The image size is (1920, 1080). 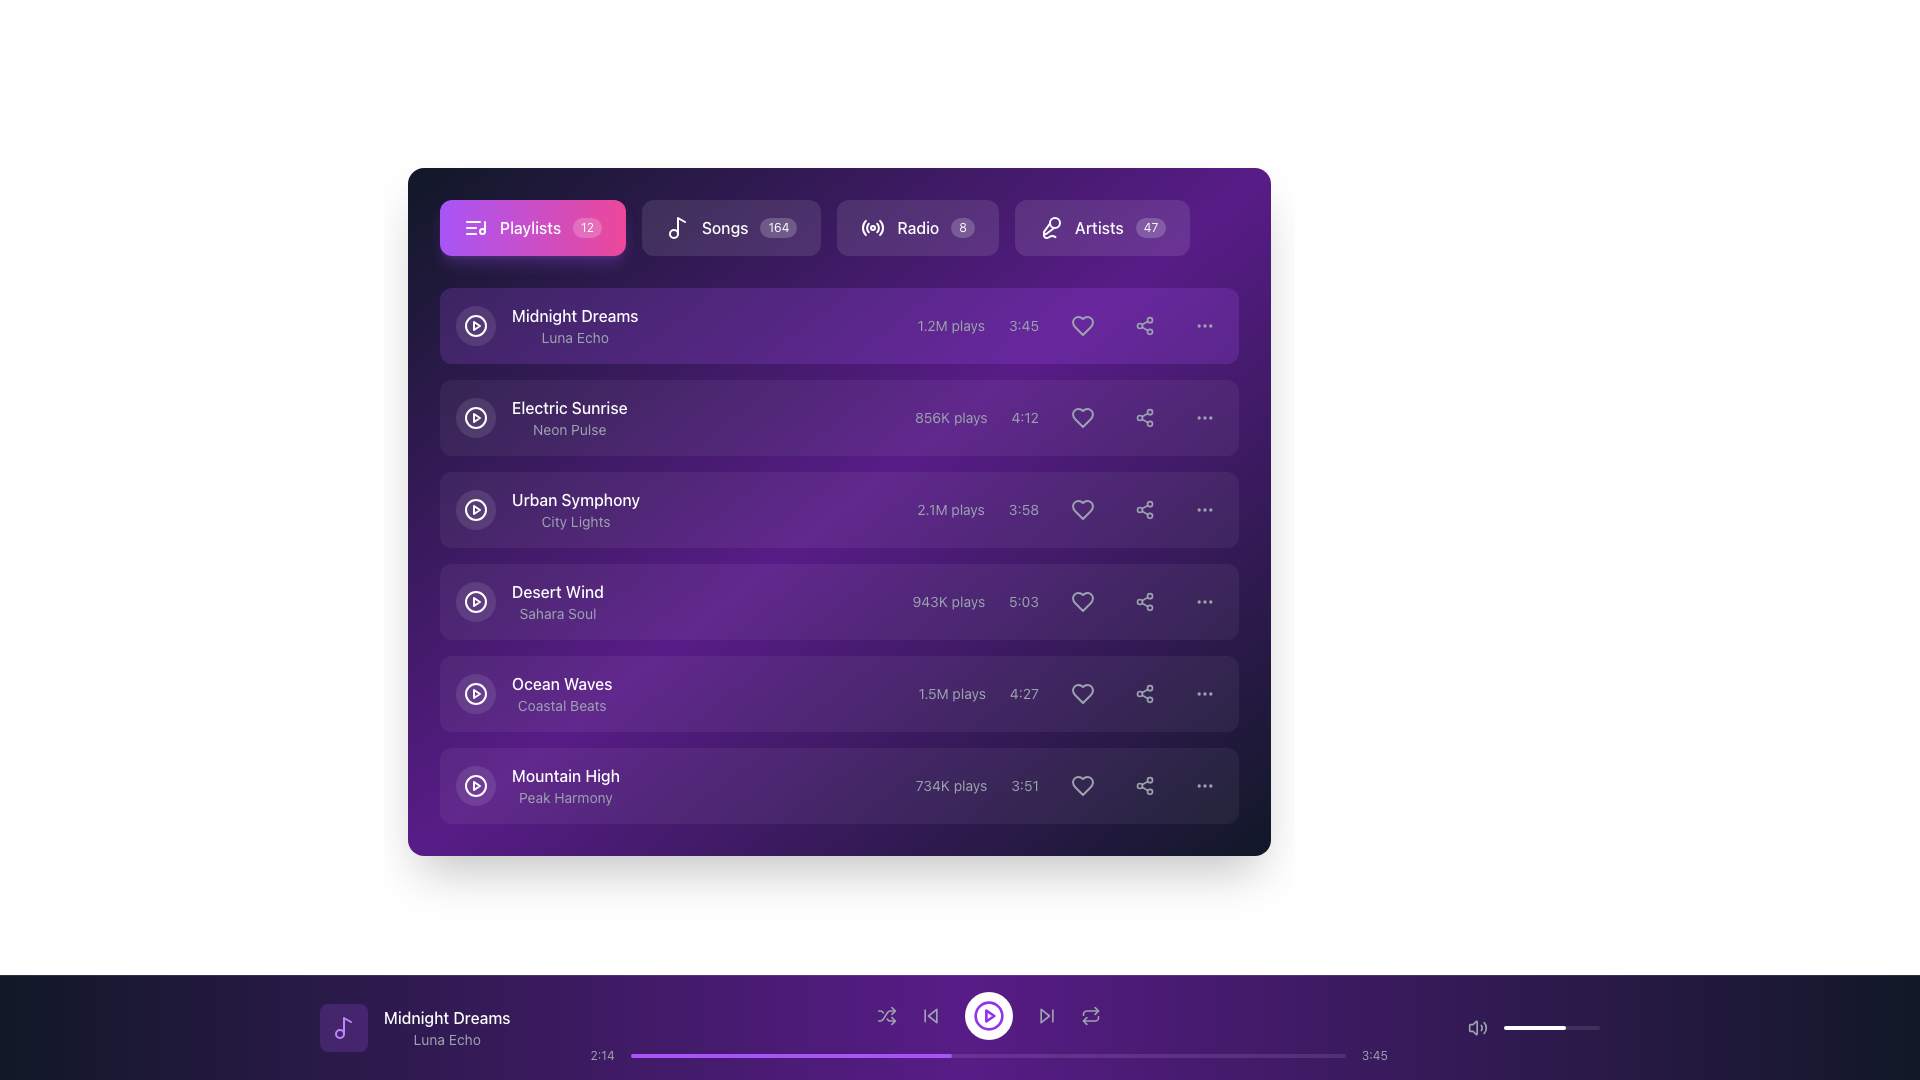 What do you see at coordinates (1024, 600) in the screenshot?
I see `the static text label displaying the duration of the 'Desert Wind' track, which is located in the fourth row of the list, immediately to the right of the '943K plays' text` at bounding box center [1024, 600].